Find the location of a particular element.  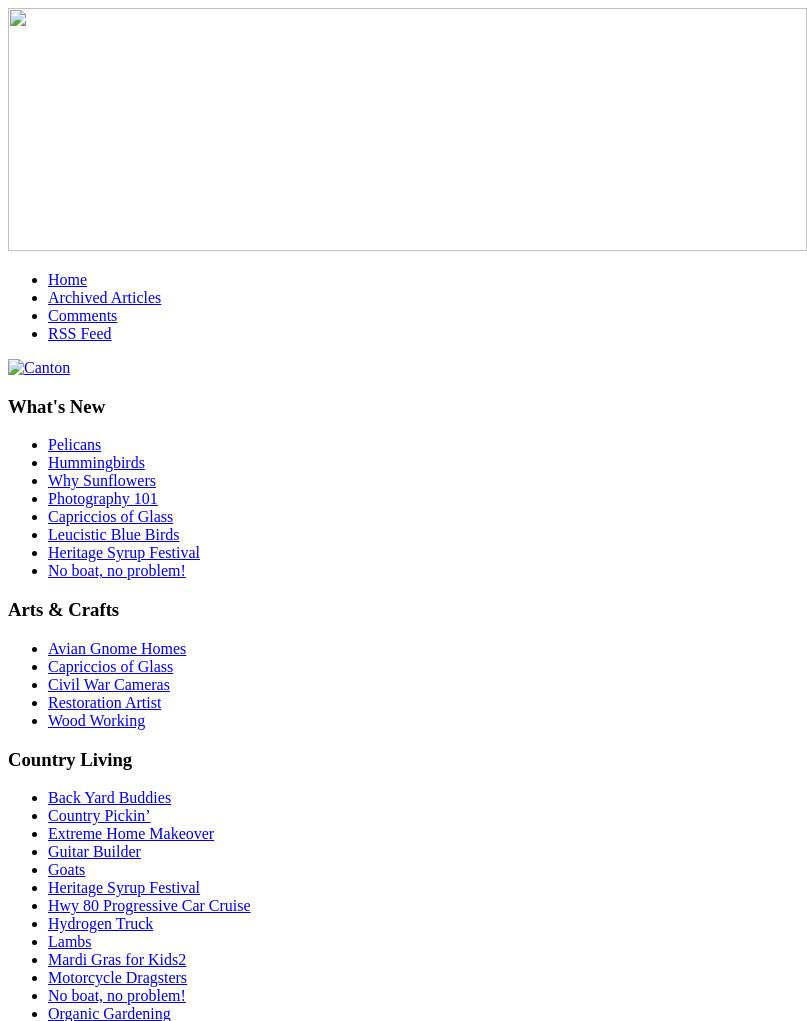

'Civil War Cameras' is located at coordinates (107, 683).